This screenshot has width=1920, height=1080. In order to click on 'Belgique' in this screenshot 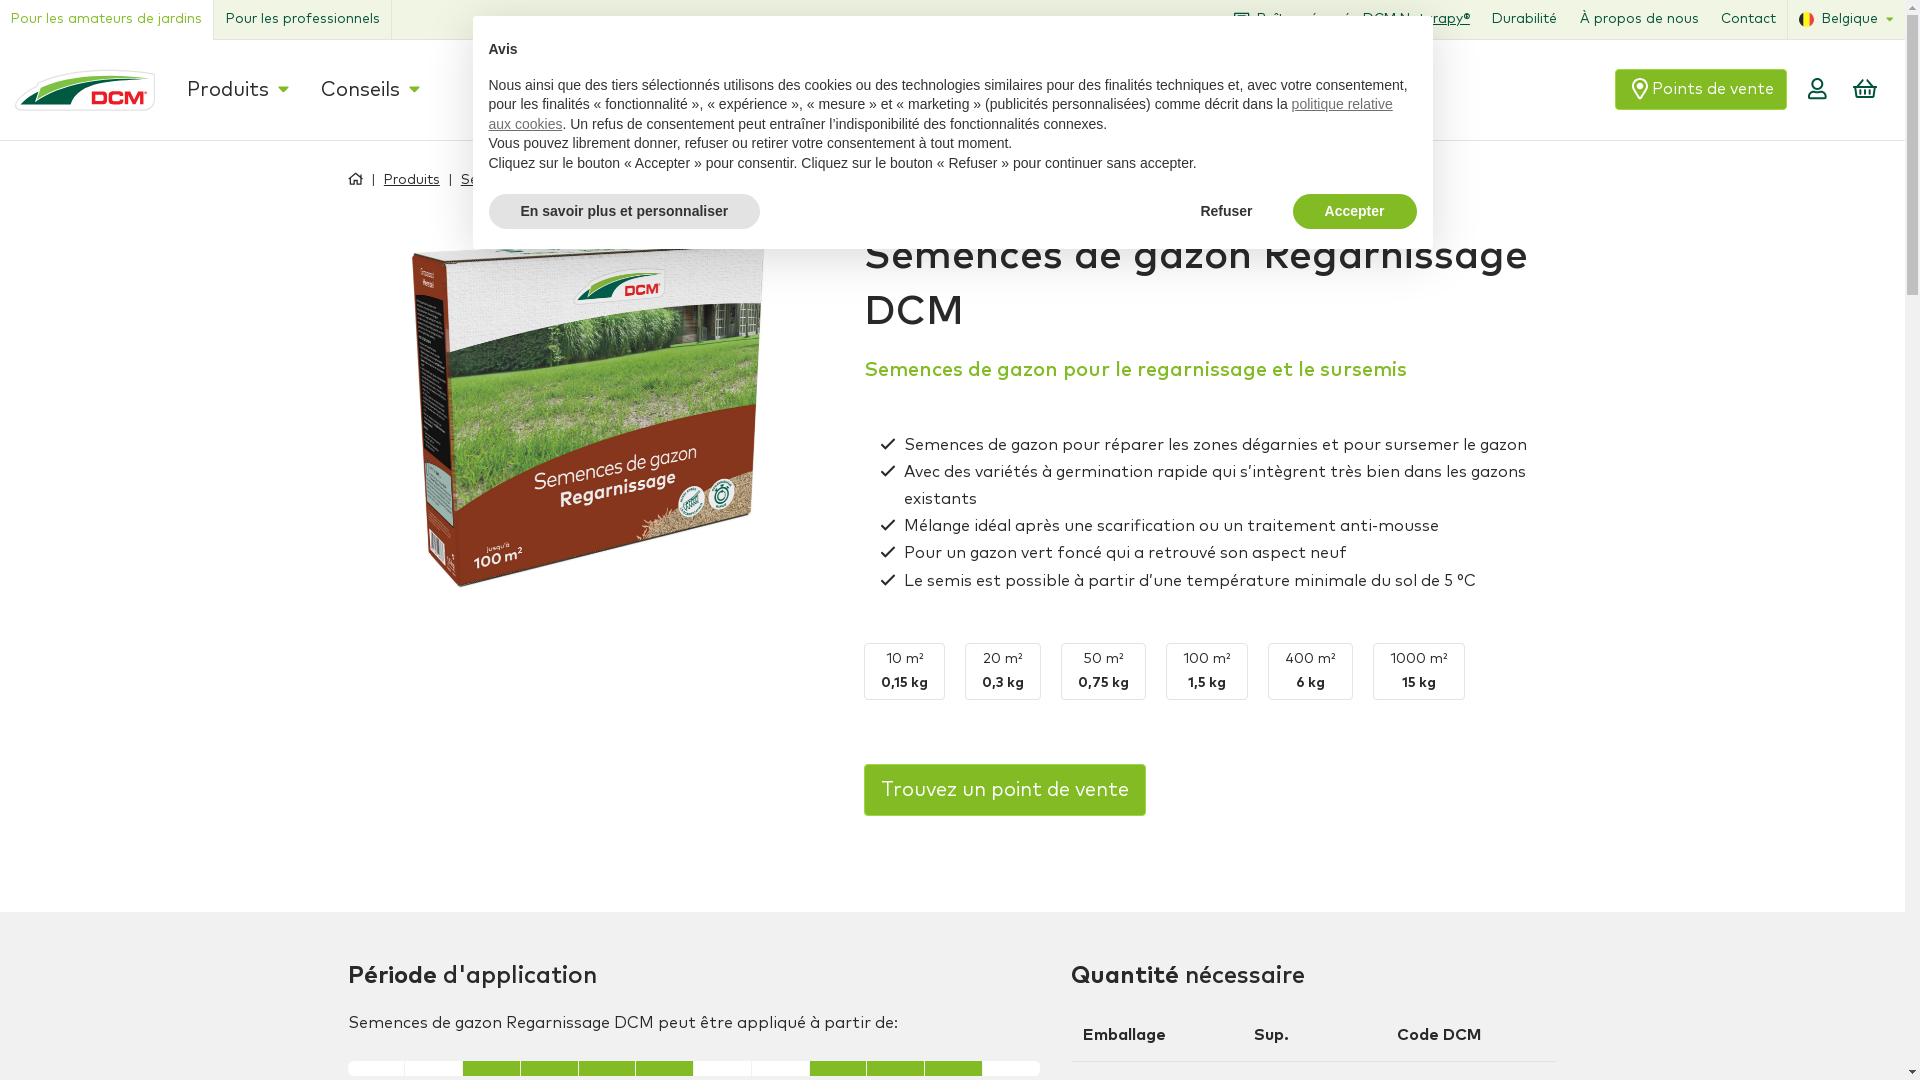, I will do `click(1800, 19)`.